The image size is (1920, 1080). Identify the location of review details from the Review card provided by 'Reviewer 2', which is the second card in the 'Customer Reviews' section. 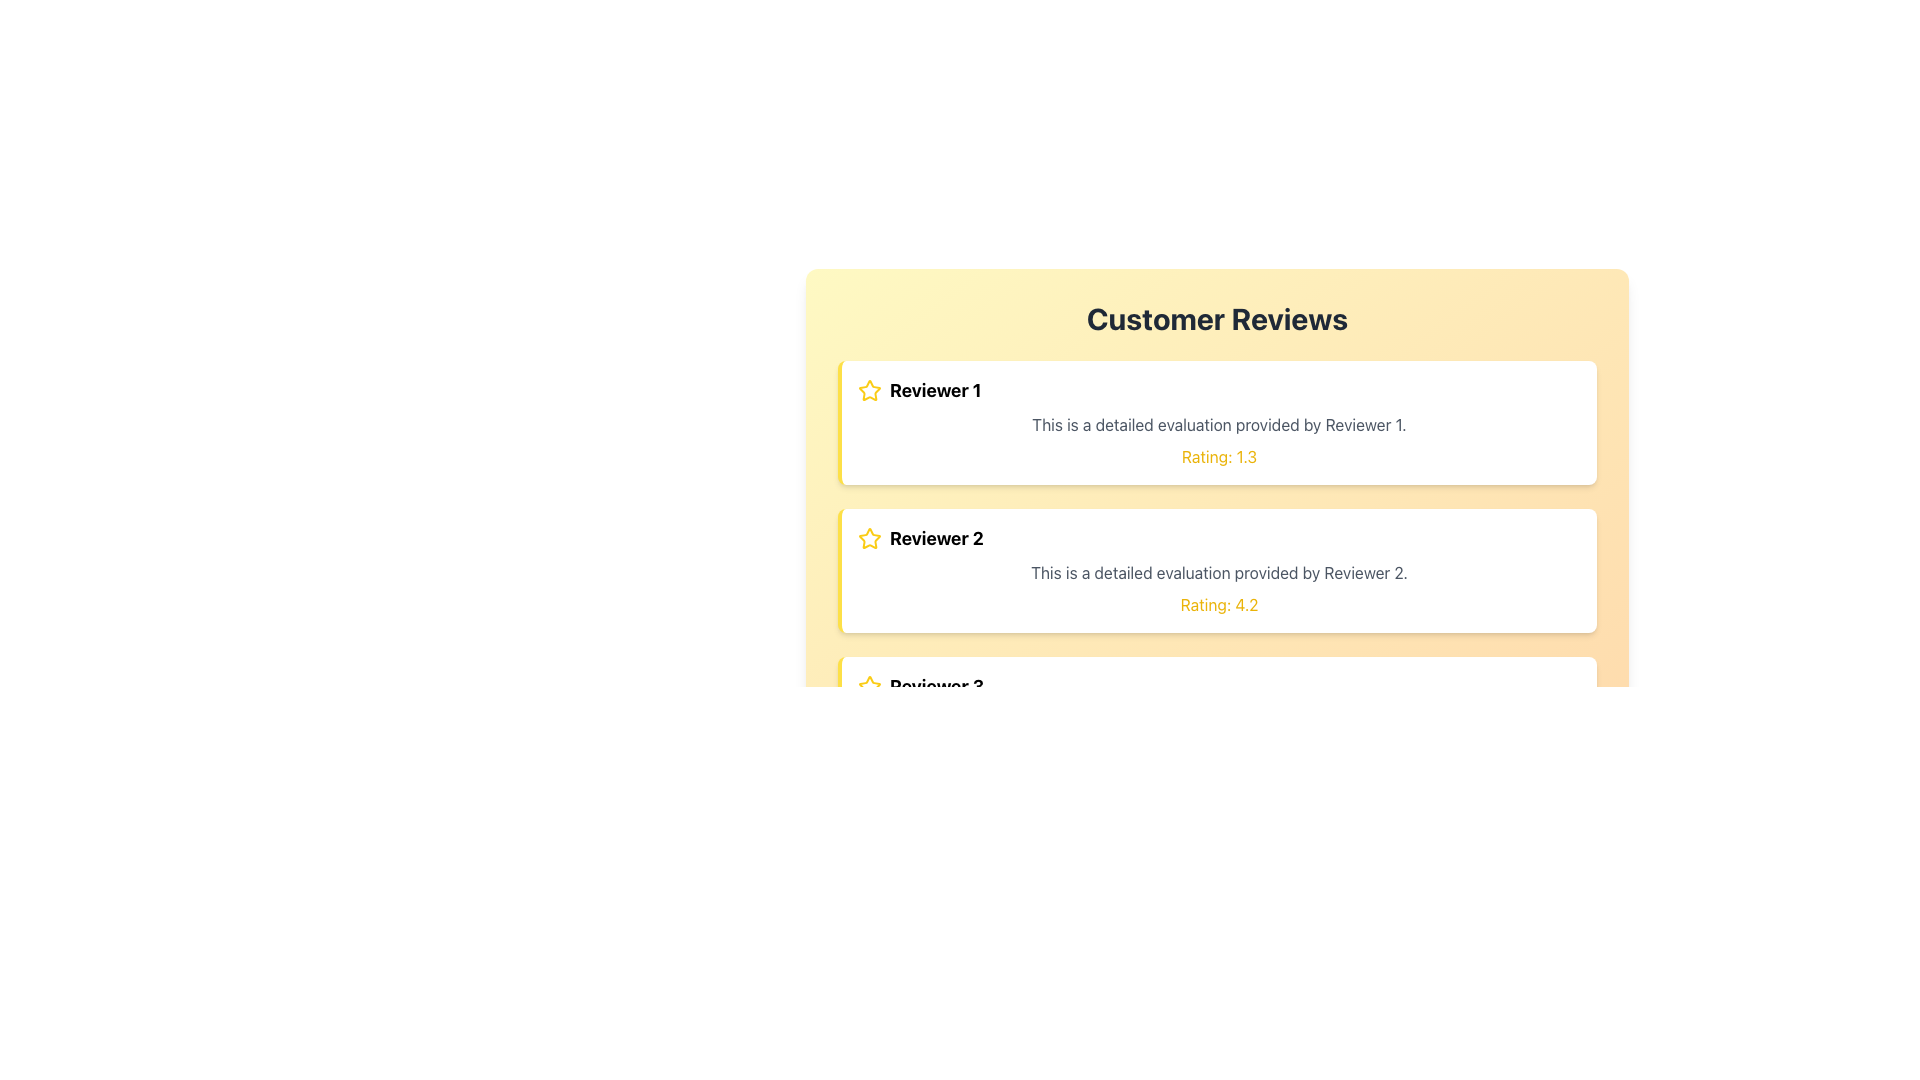
(1216, 570).